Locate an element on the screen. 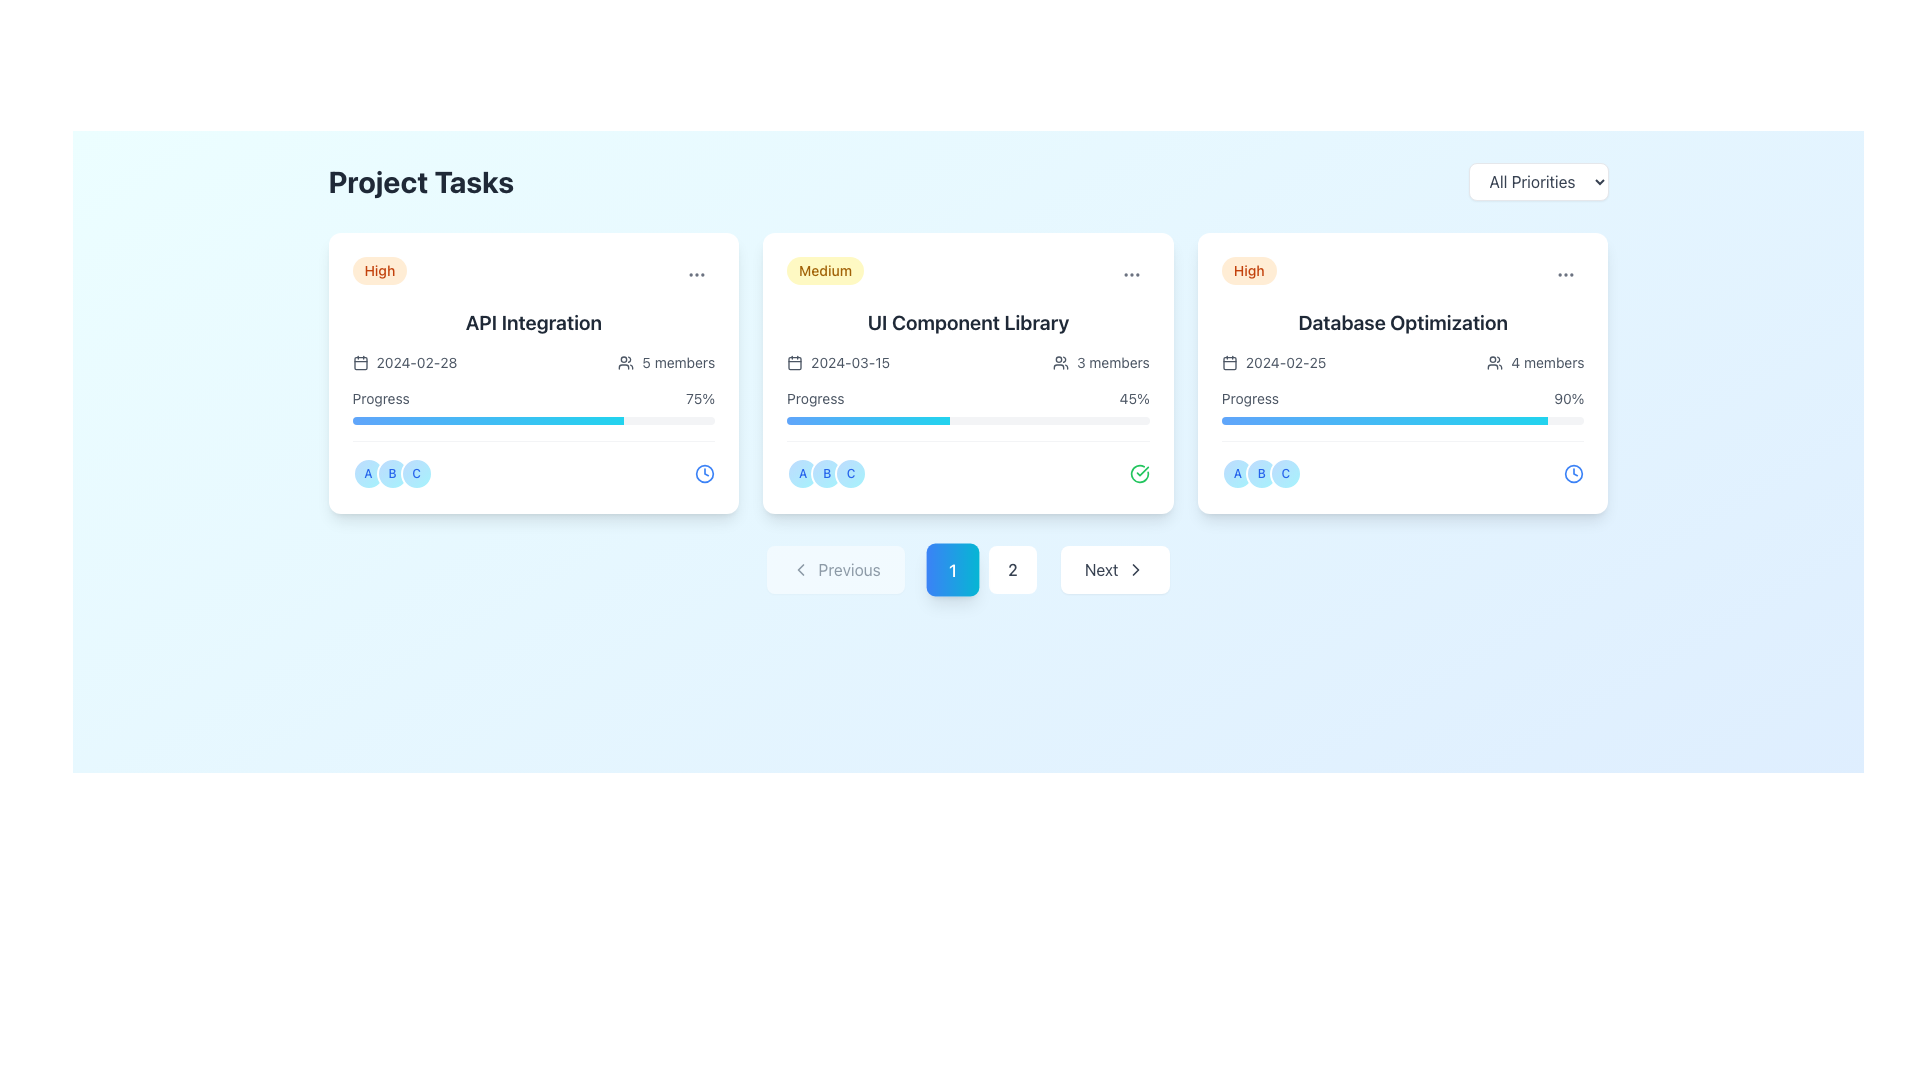 The width and height of the screenshot is (1920, 1080). the left-pointing arrow icon in the navigation bar is located at coordinates (800, 570).